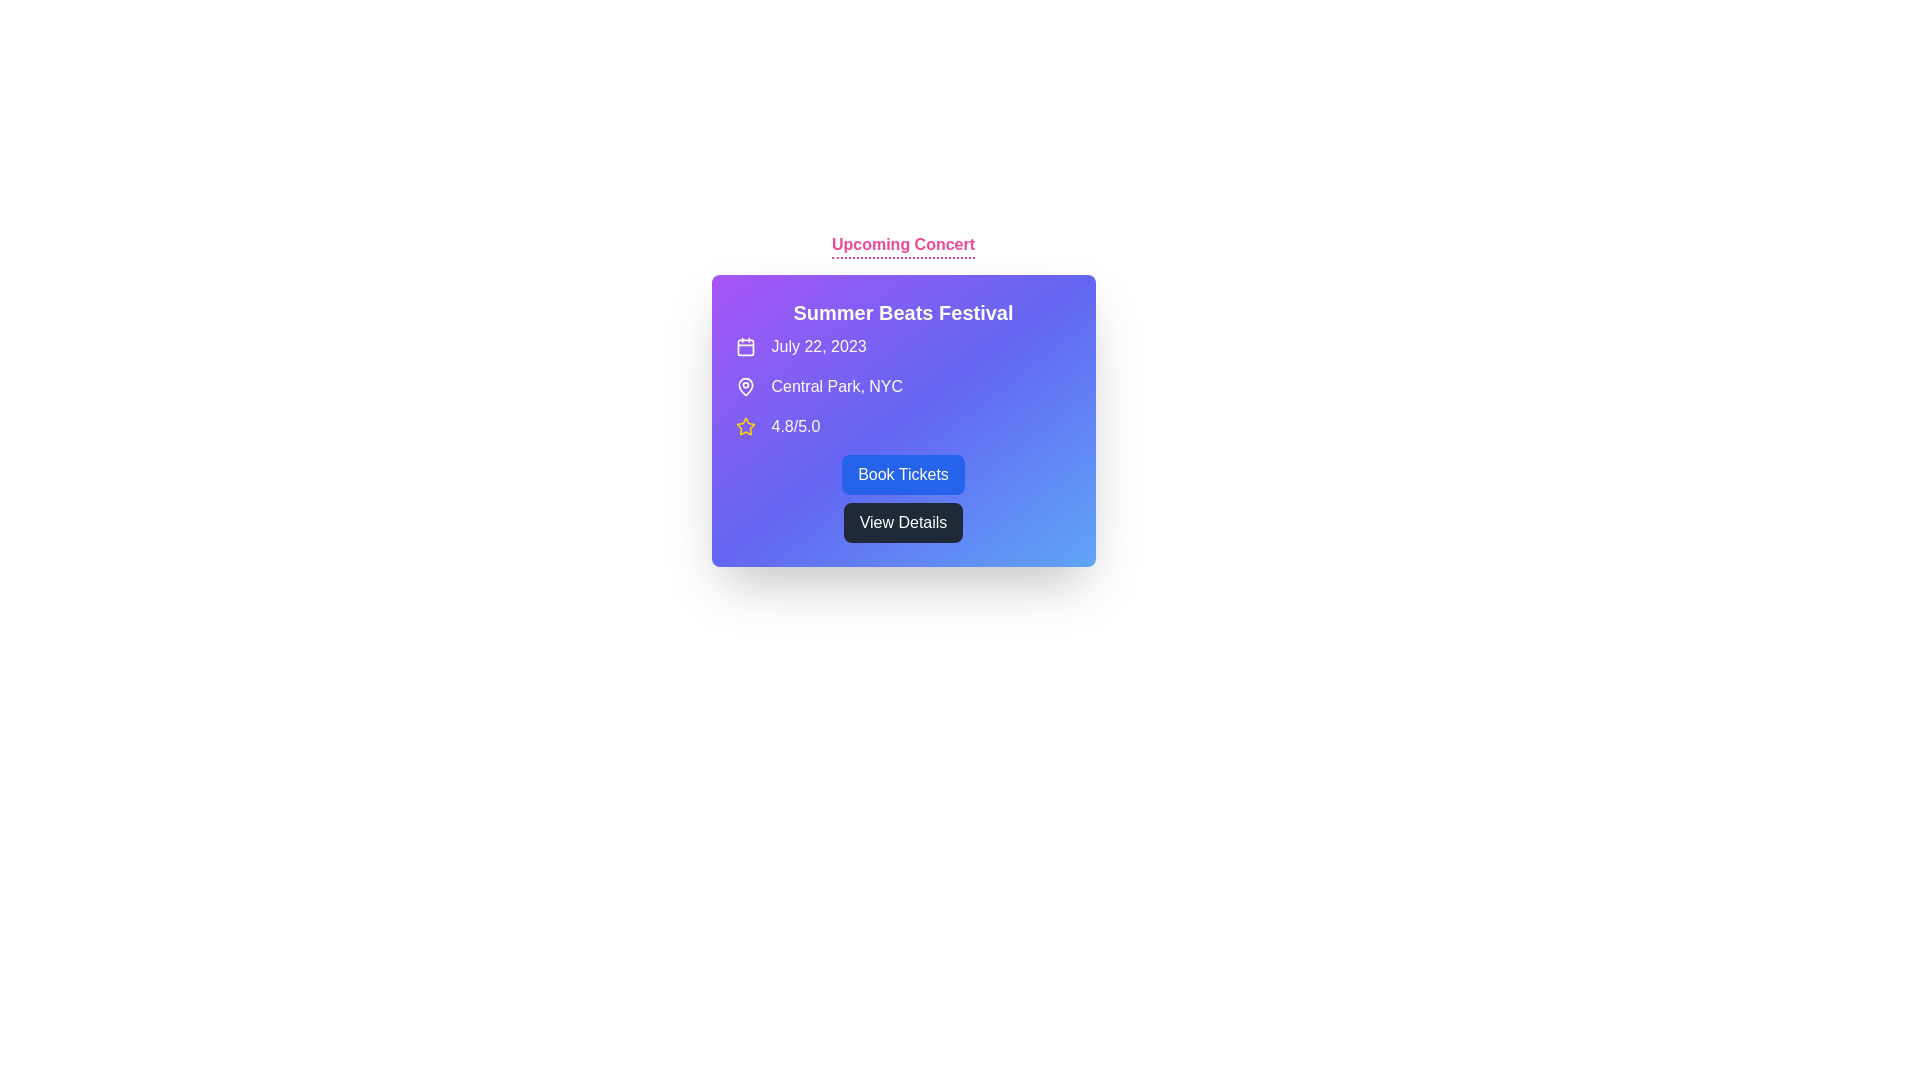  I want to click on the Text Label that serves as a title for the upcoming concert, so click(902, 245).